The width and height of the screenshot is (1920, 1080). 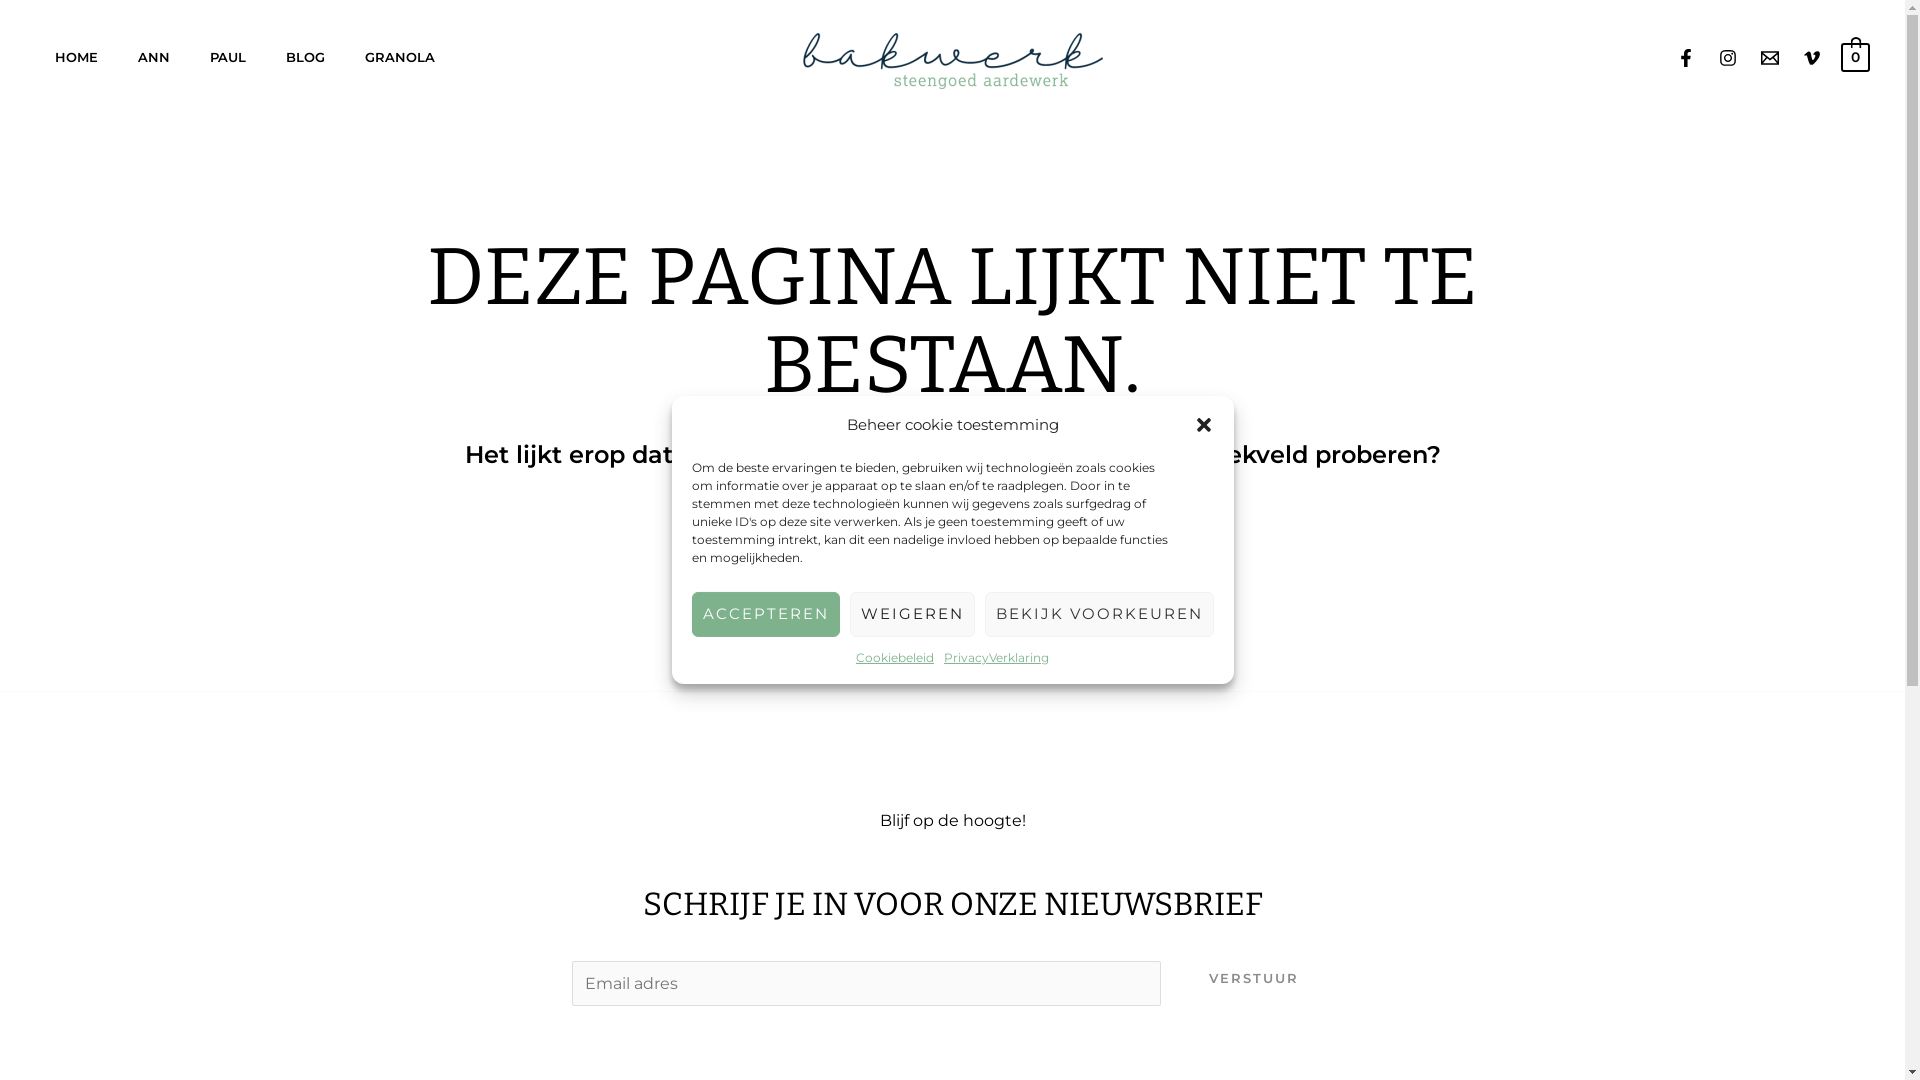 What do you see at coordinates (691, 613) in the screenshot?
I see `'ACCEPTEREN'` at bounding box center [691, 613].